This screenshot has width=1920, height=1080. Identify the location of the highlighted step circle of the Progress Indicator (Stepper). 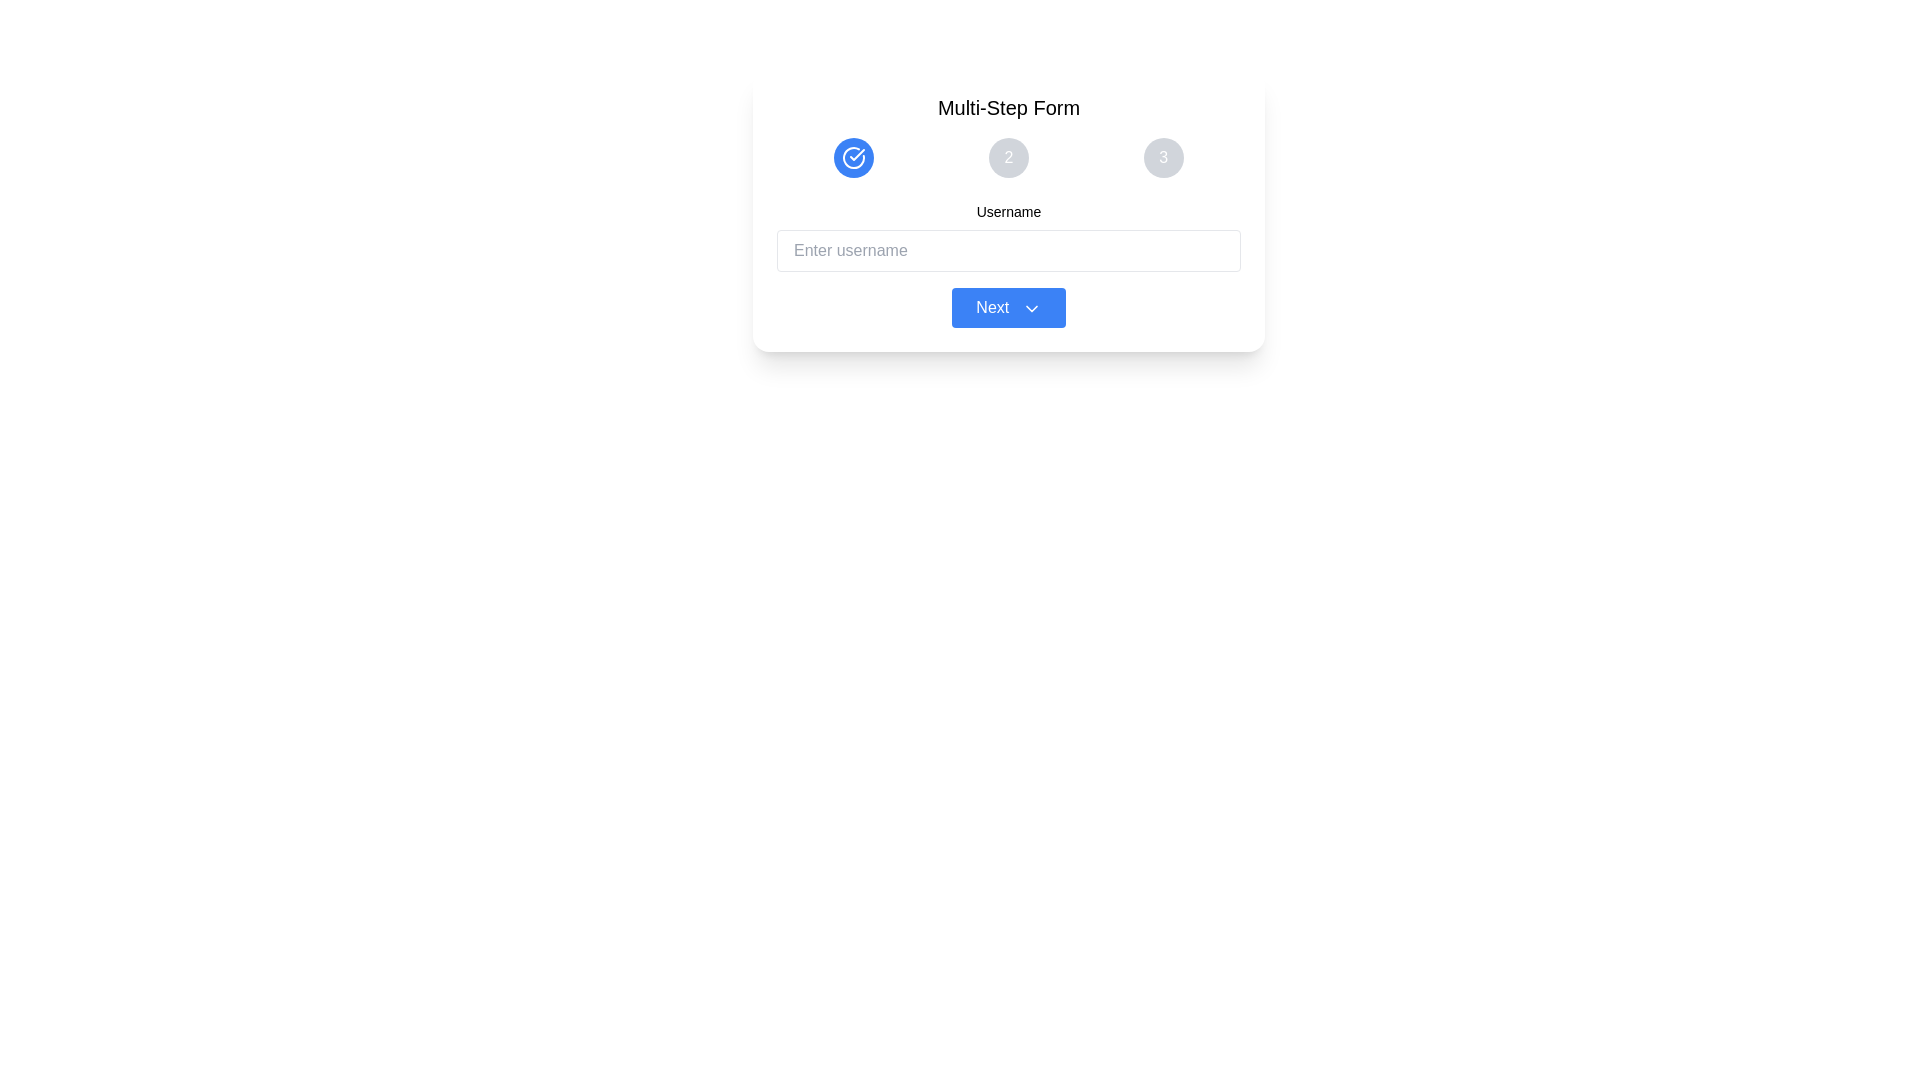
(1008, 135).